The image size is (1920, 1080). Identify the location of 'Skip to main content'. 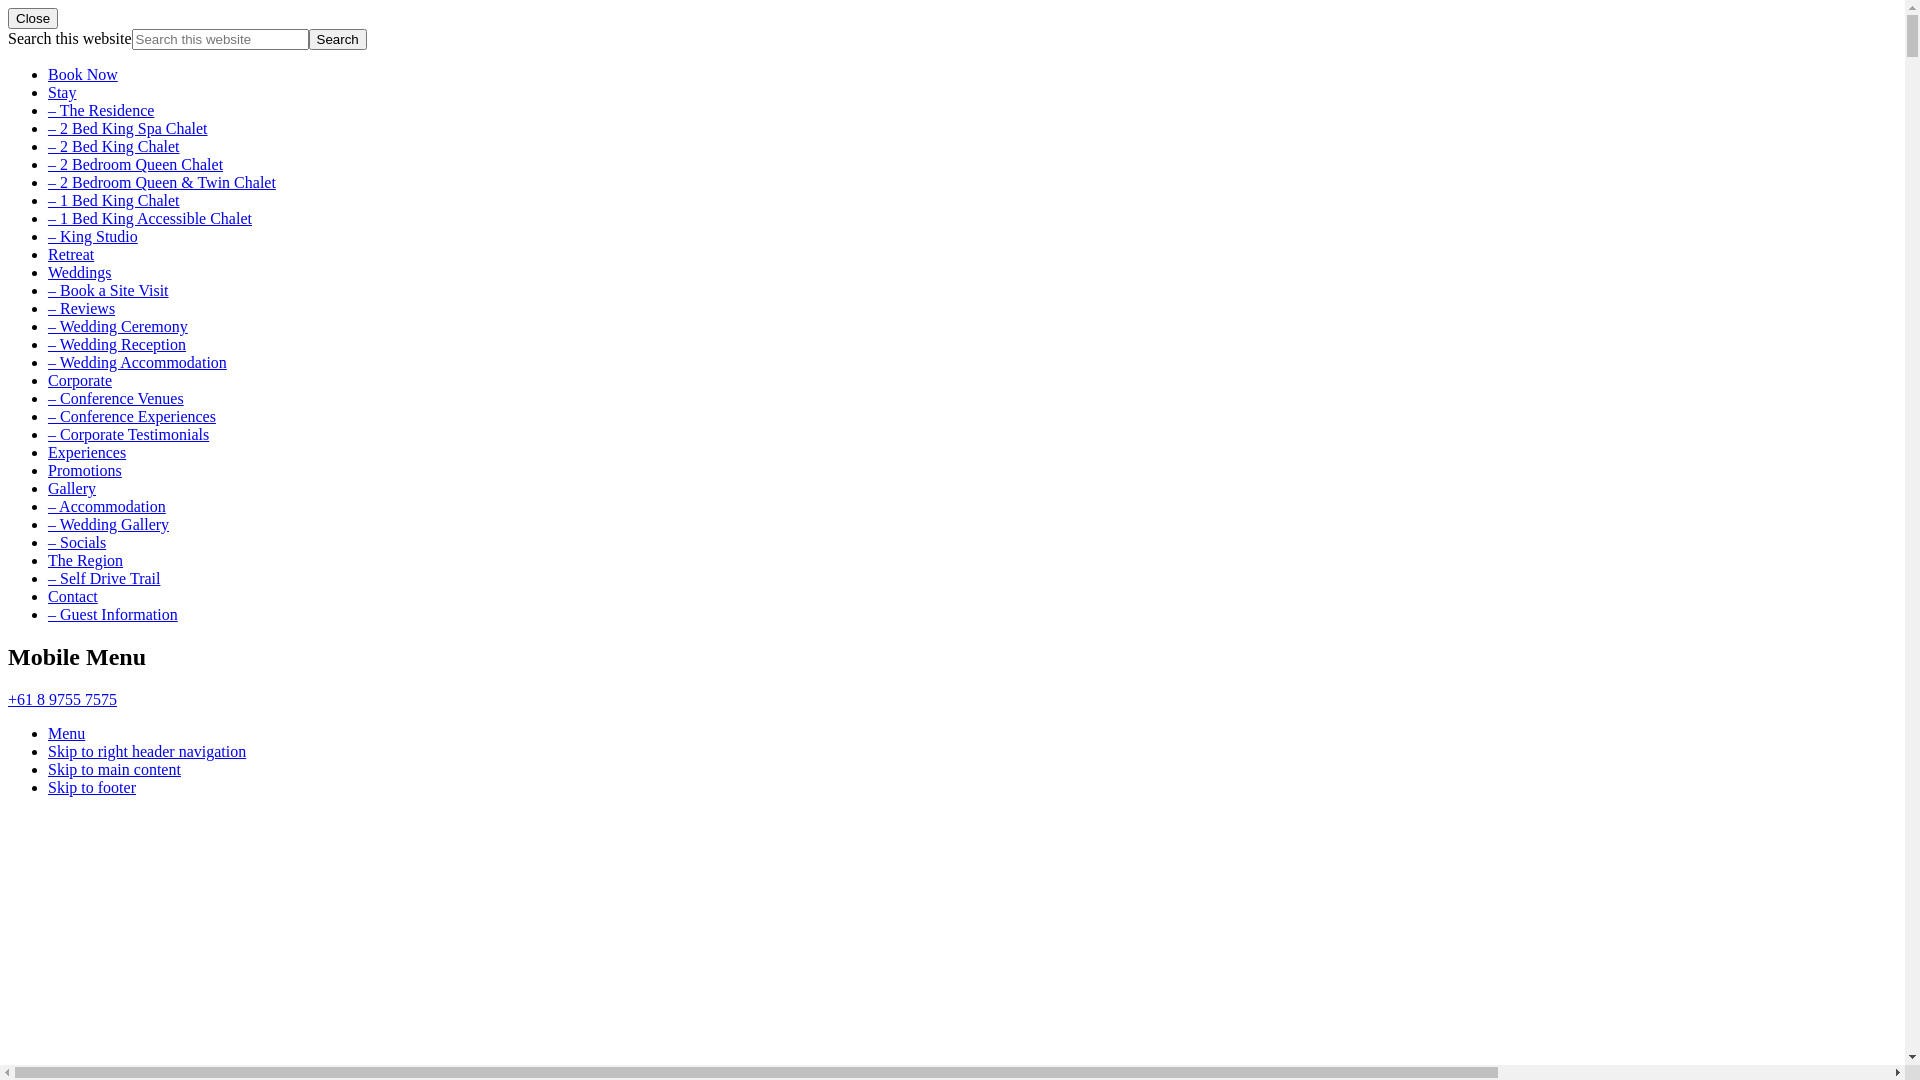
(48, 768).